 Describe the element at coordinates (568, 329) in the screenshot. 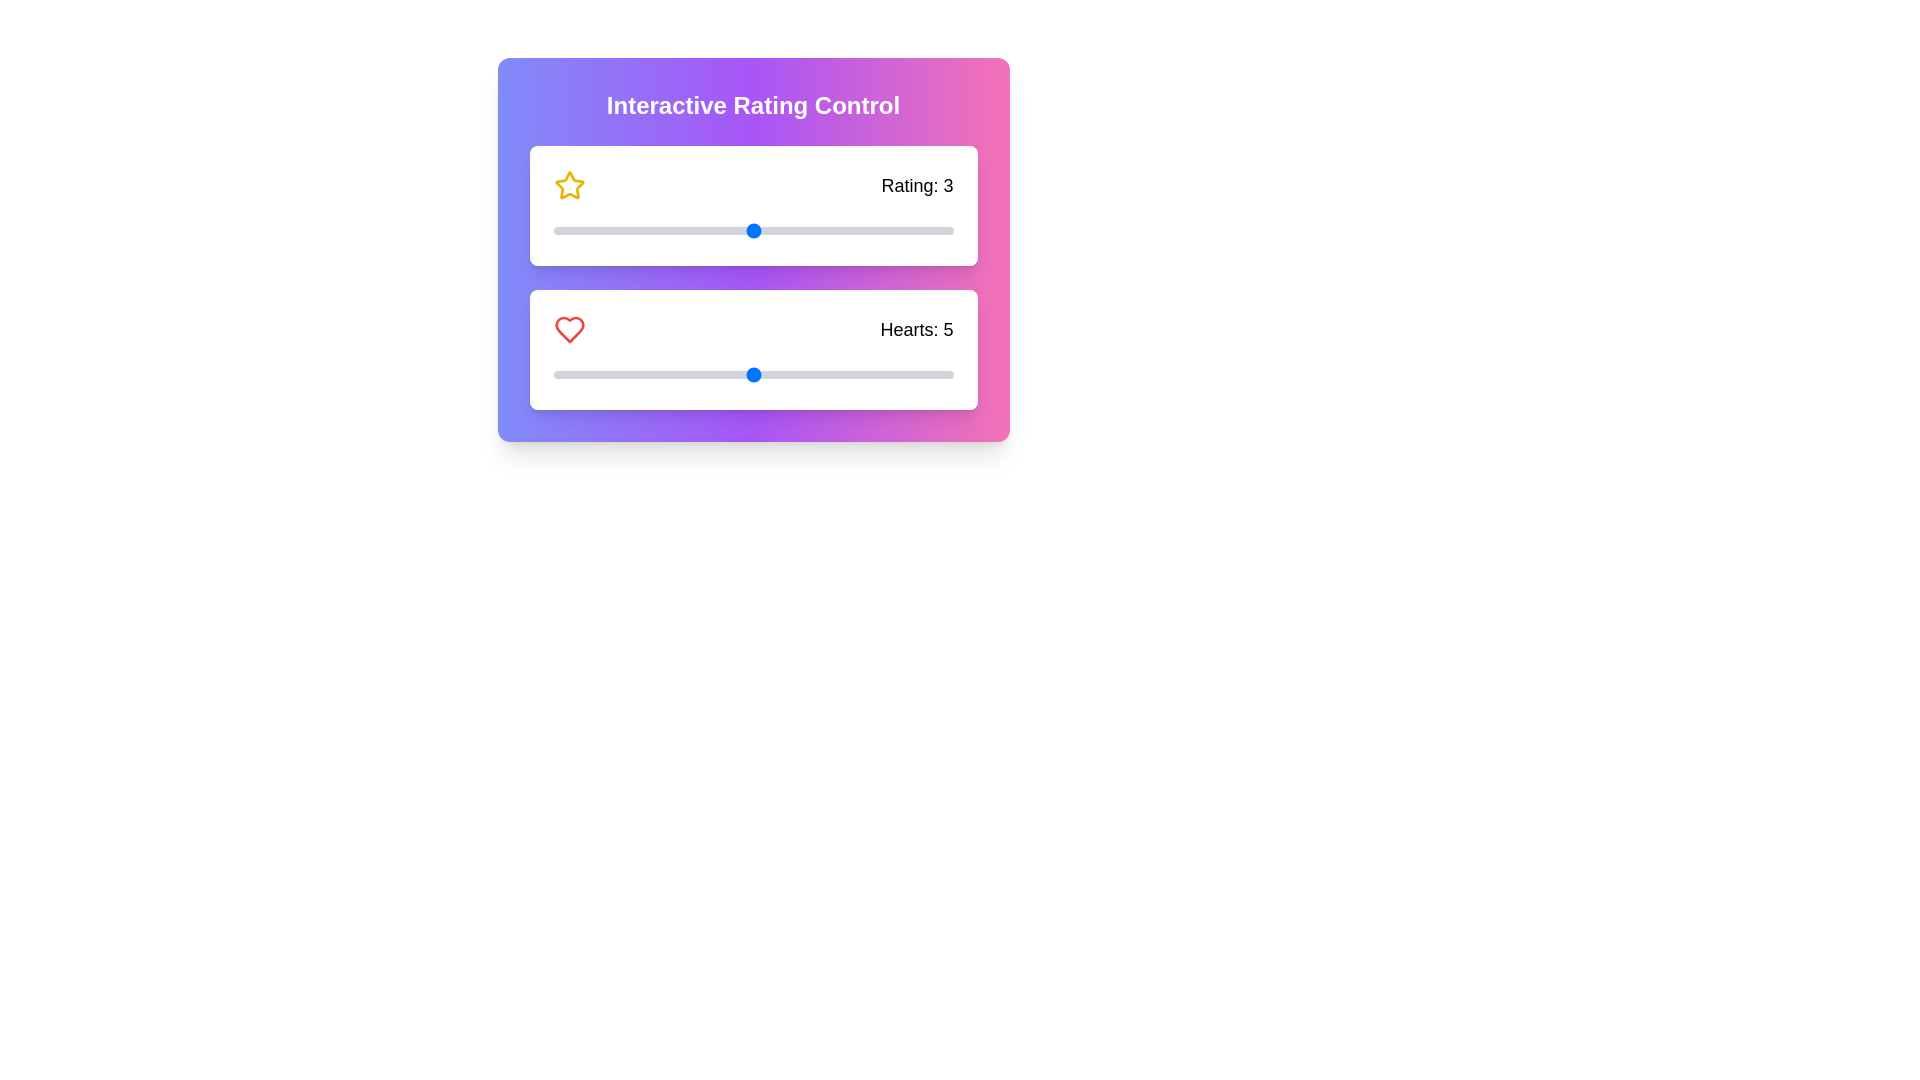

I see `the heart icon in the component` at that location.